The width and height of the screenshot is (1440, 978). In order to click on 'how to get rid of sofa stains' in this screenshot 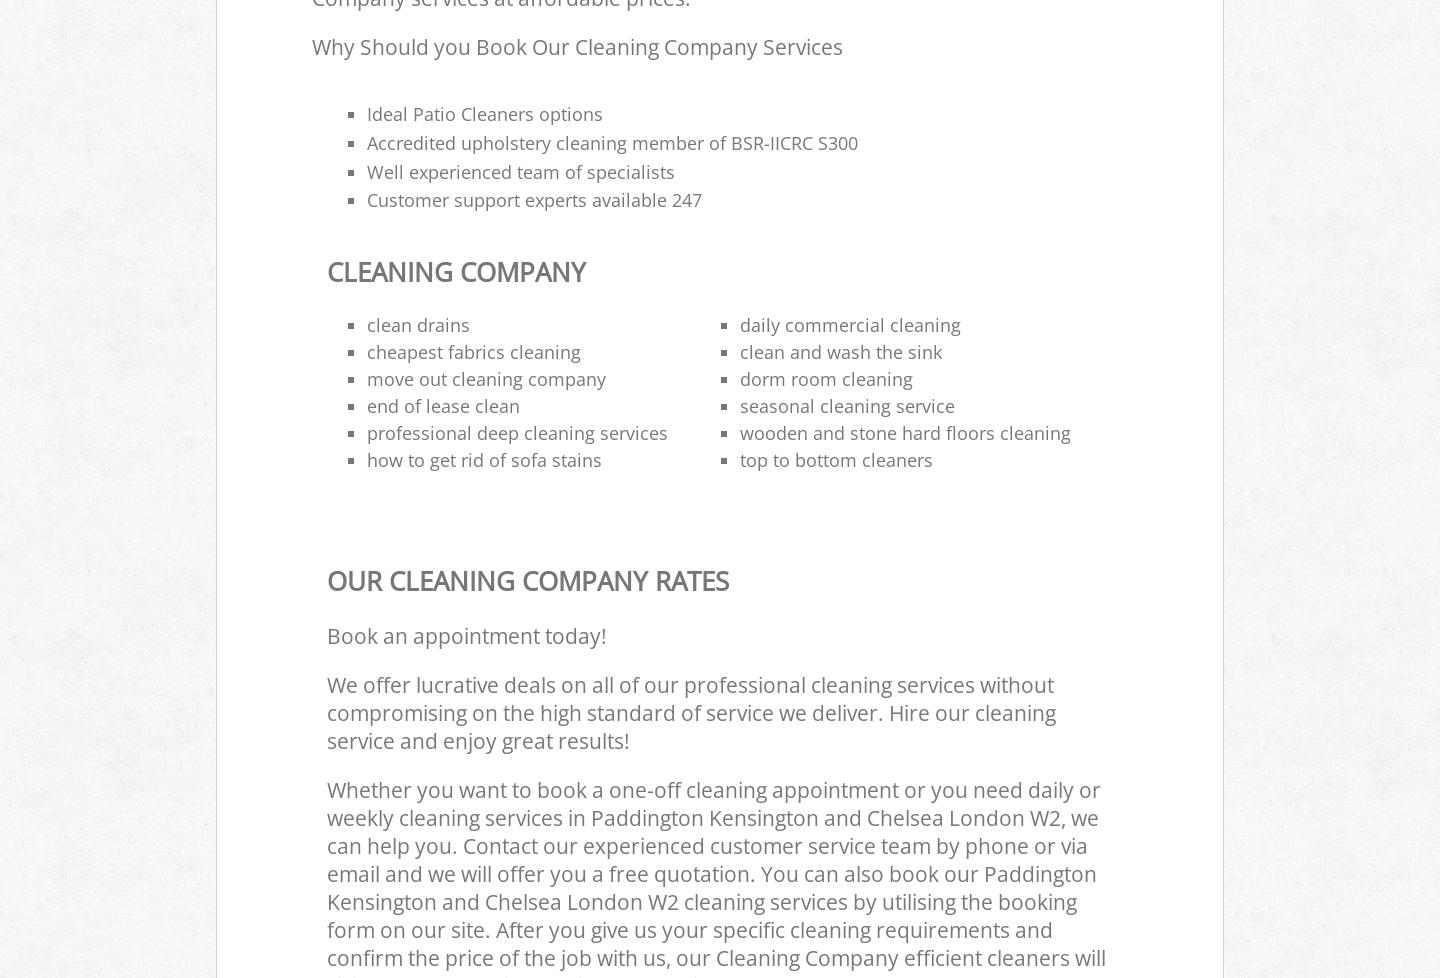, I will do `click(483, 458)`.